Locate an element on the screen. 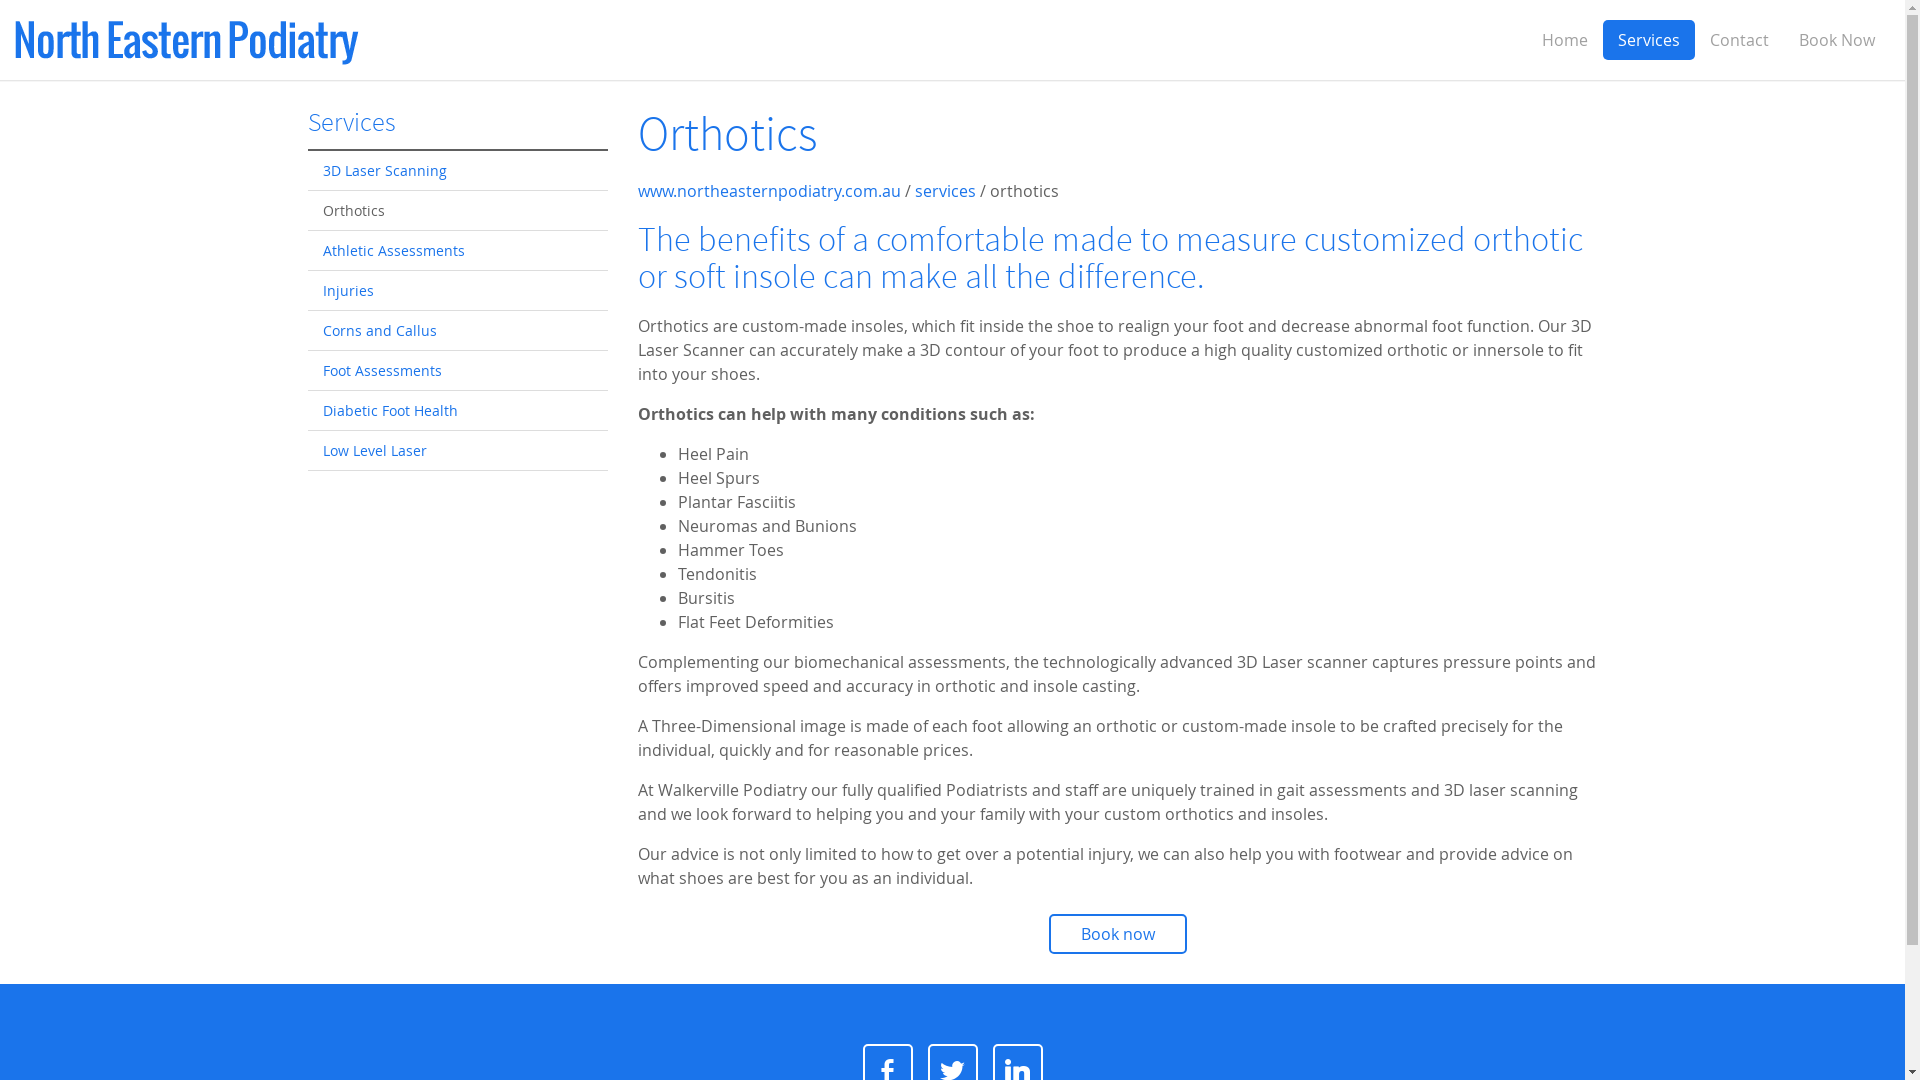  'www.northeasternpodiatry.com.au' is located at coordinates (768, 191).